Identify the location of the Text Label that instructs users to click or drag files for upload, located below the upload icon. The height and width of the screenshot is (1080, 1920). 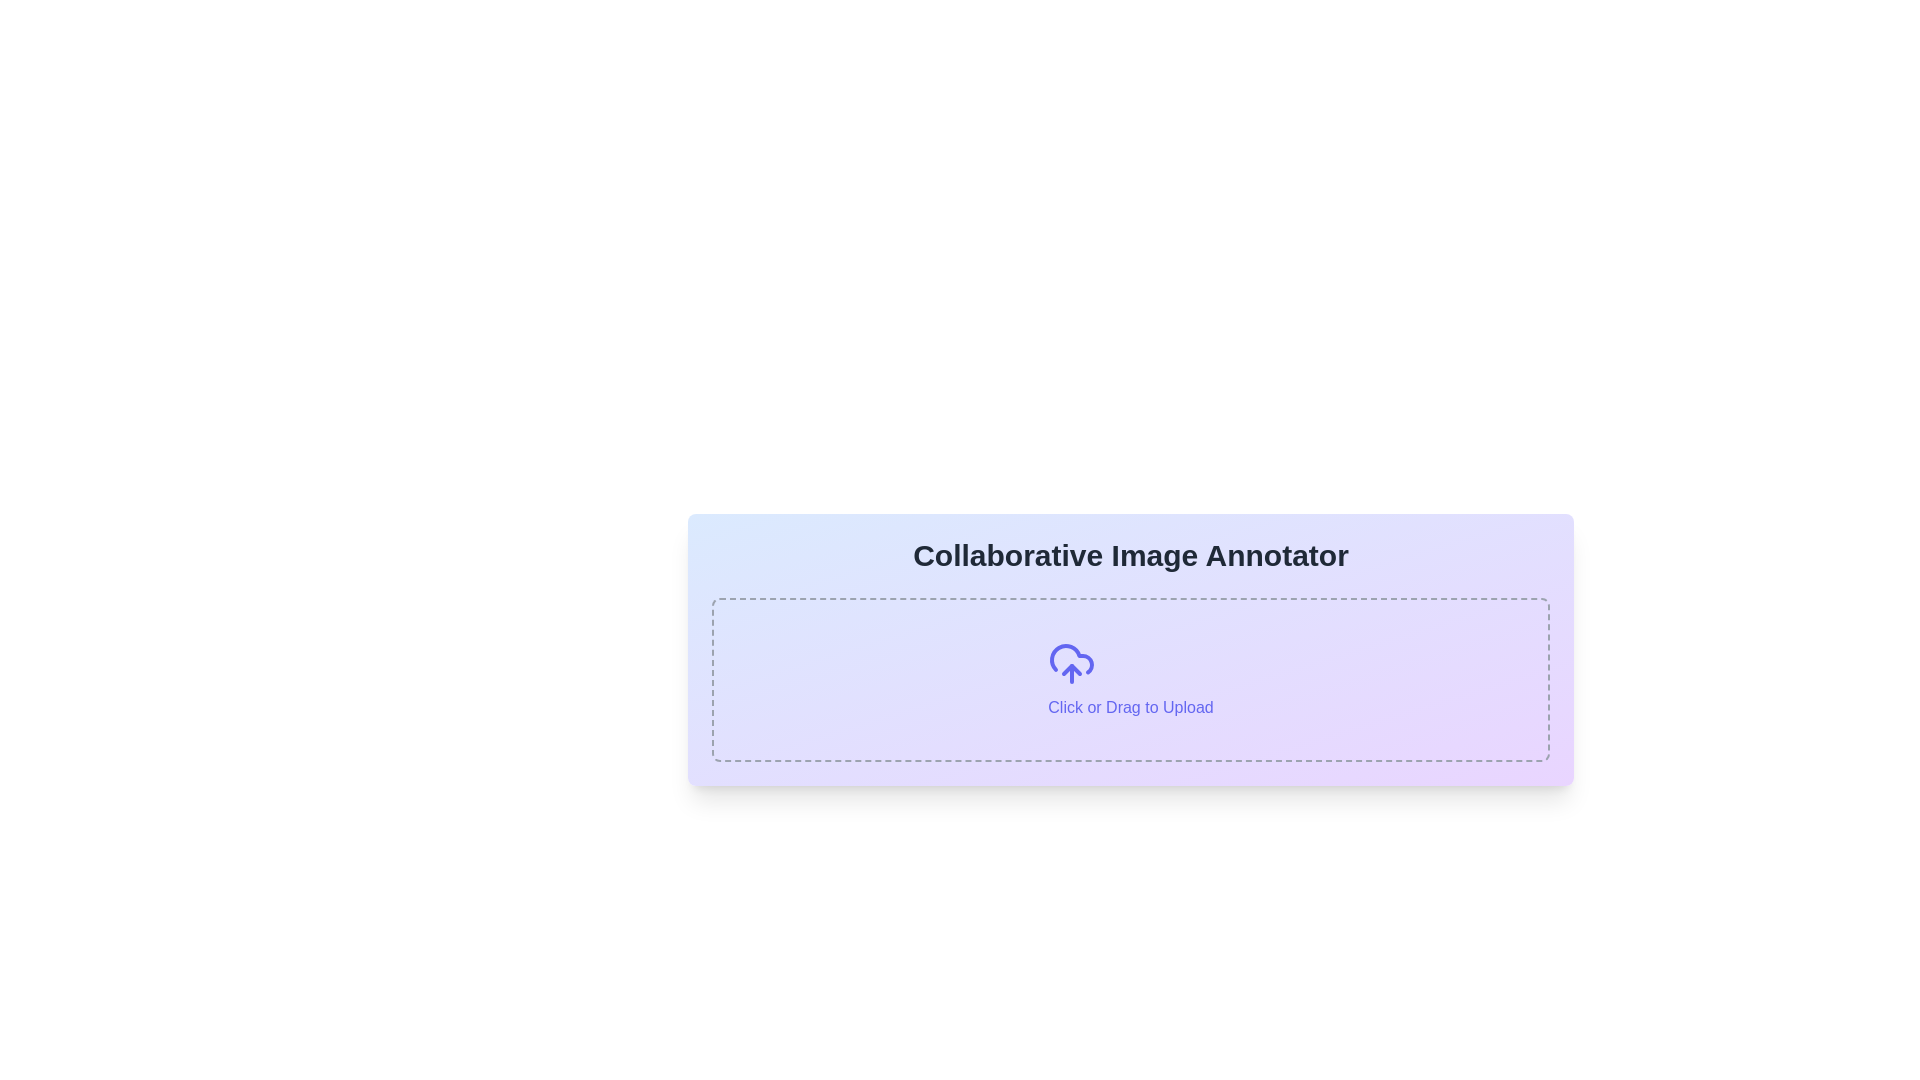
(1131, 707).